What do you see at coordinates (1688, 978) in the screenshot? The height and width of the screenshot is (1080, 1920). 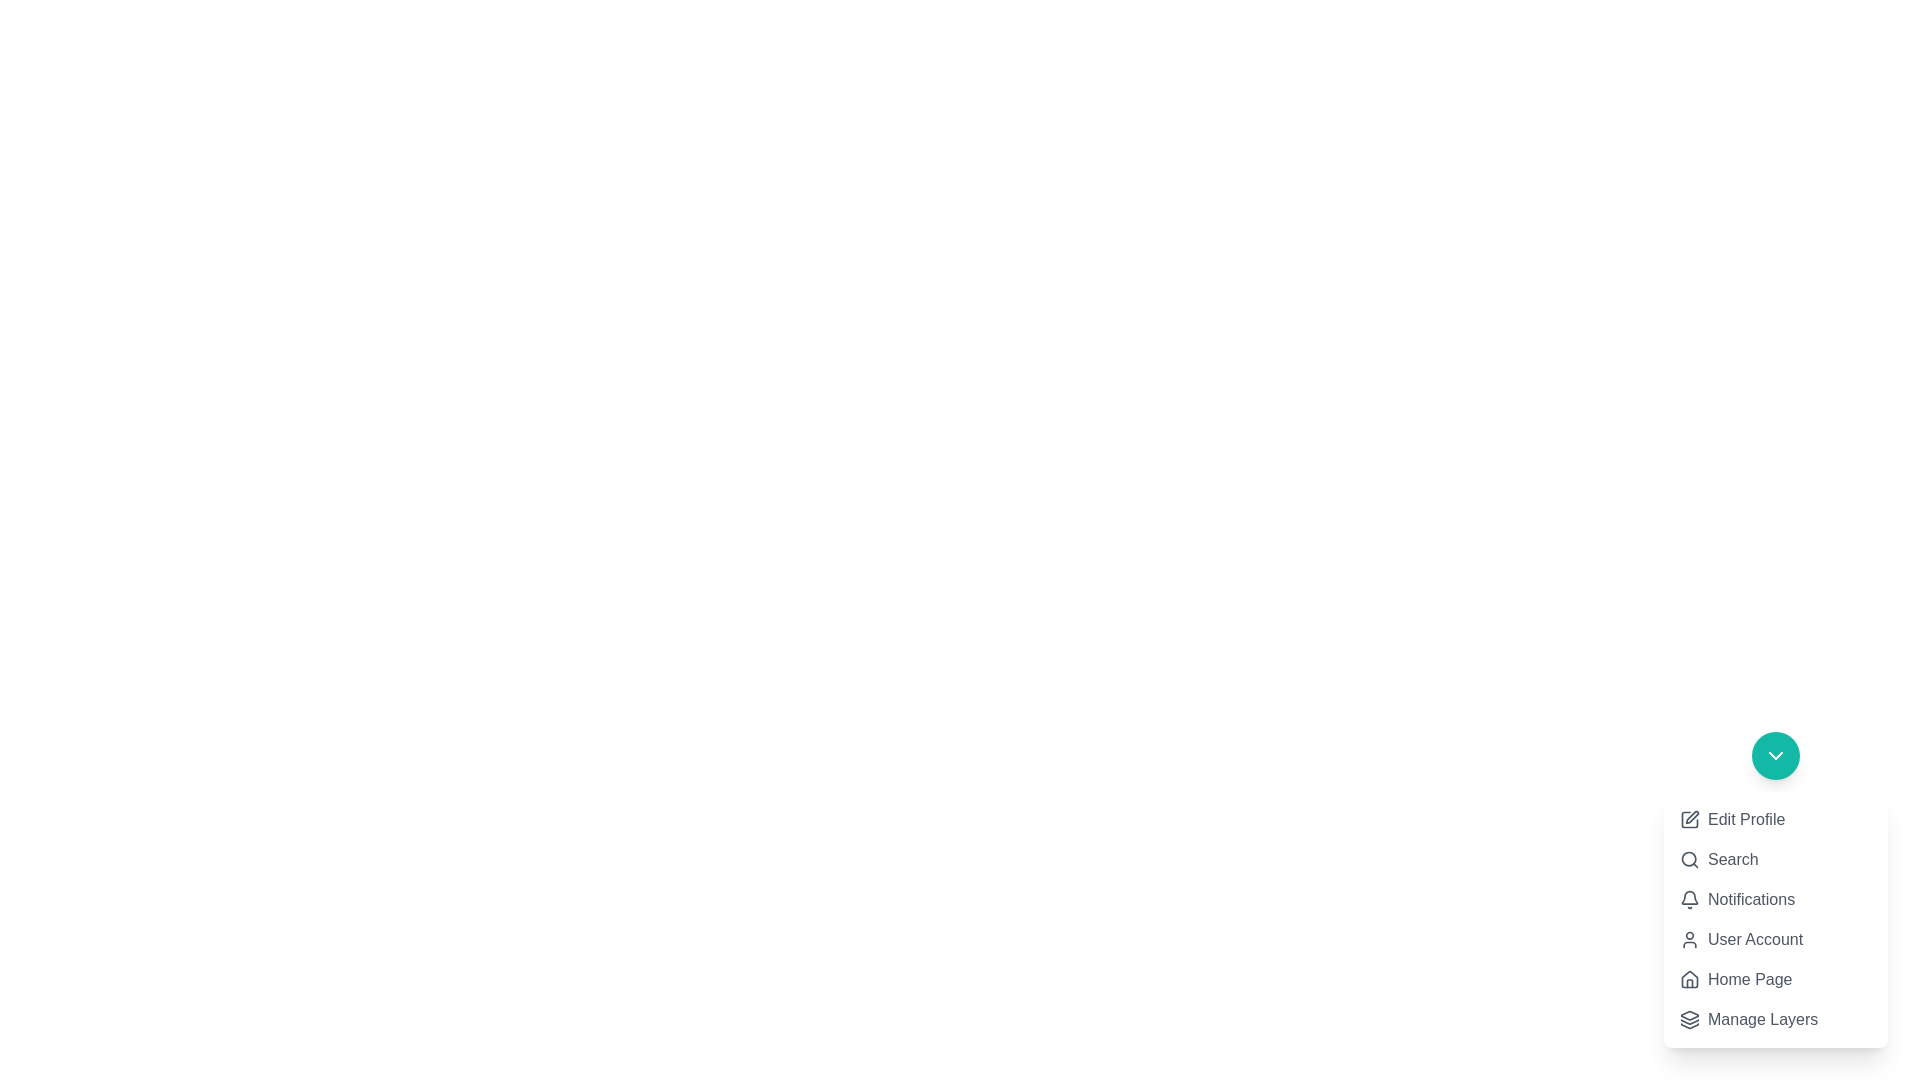 I see `the house icon in the dropdown menu` at bounding box center [1688, 978].